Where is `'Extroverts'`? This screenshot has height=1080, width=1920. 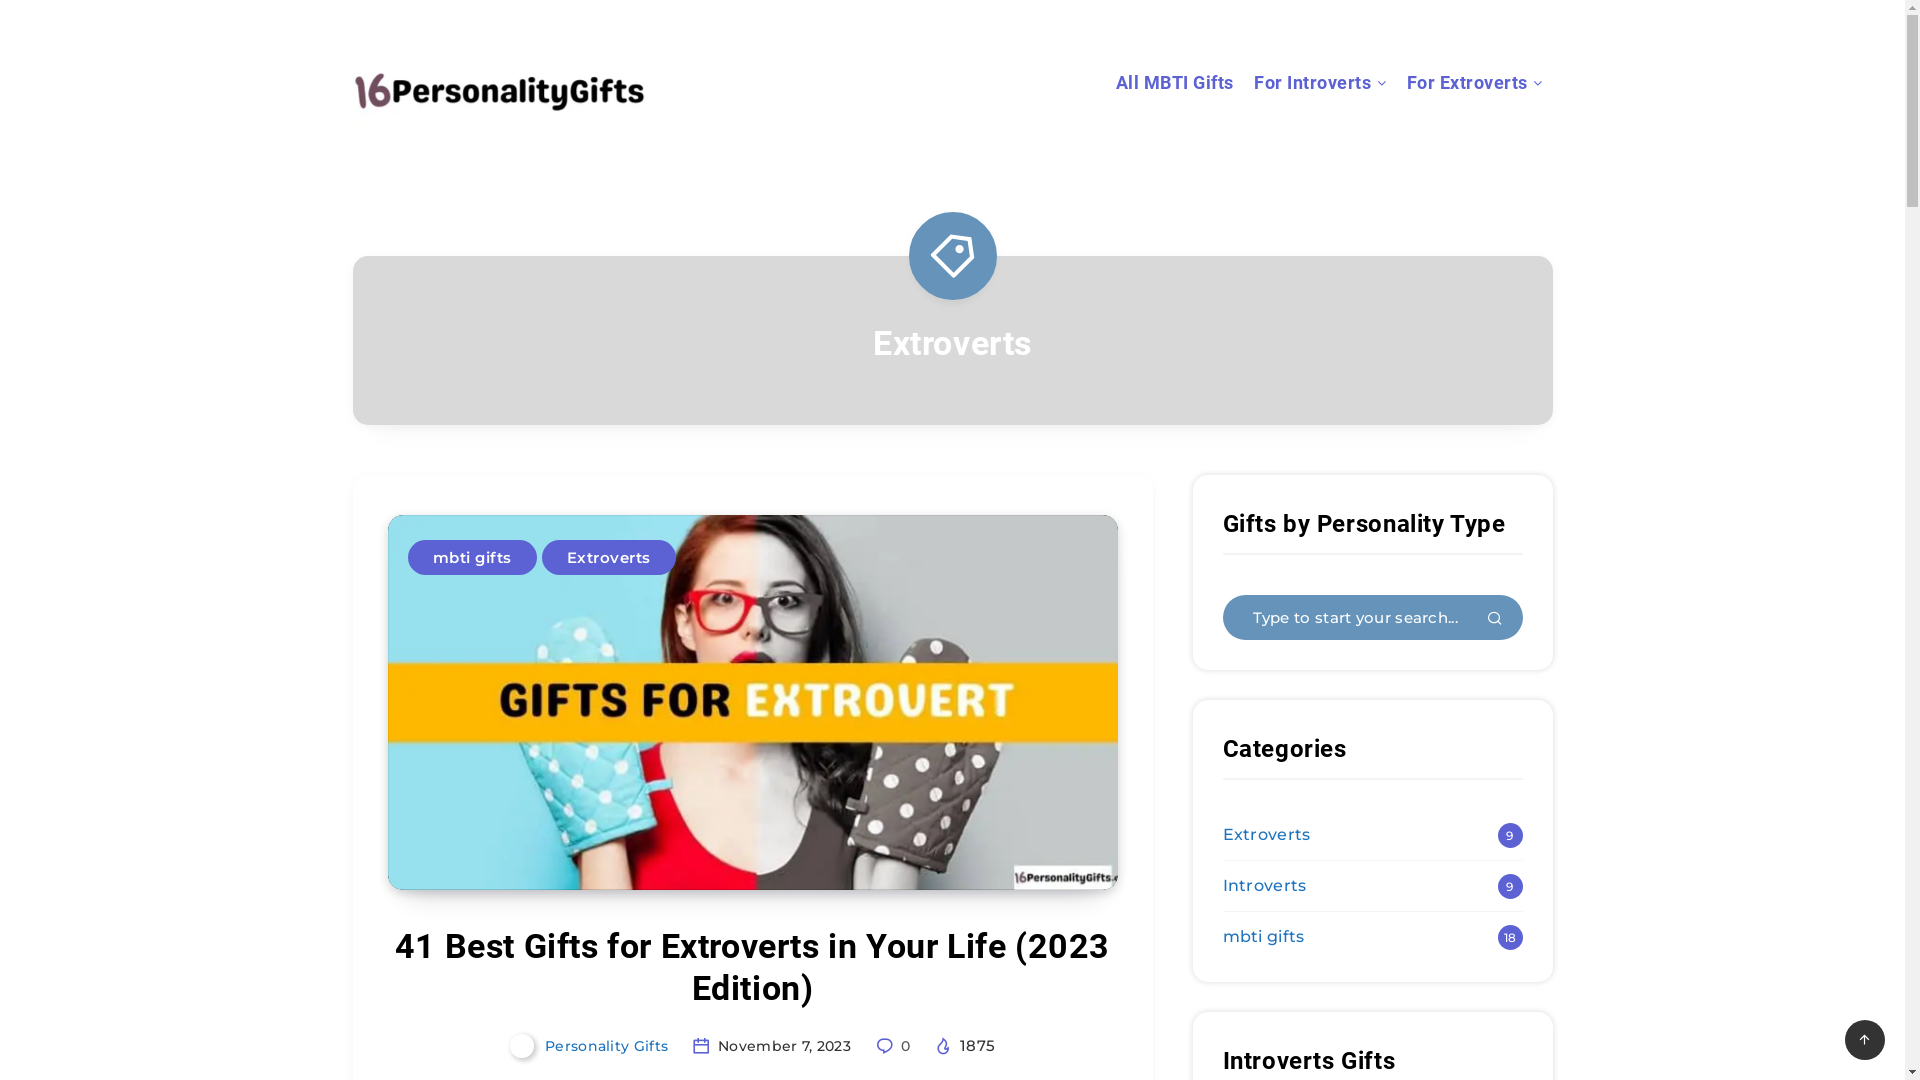
'Extroverts' is located at coordinates (1265, 834).